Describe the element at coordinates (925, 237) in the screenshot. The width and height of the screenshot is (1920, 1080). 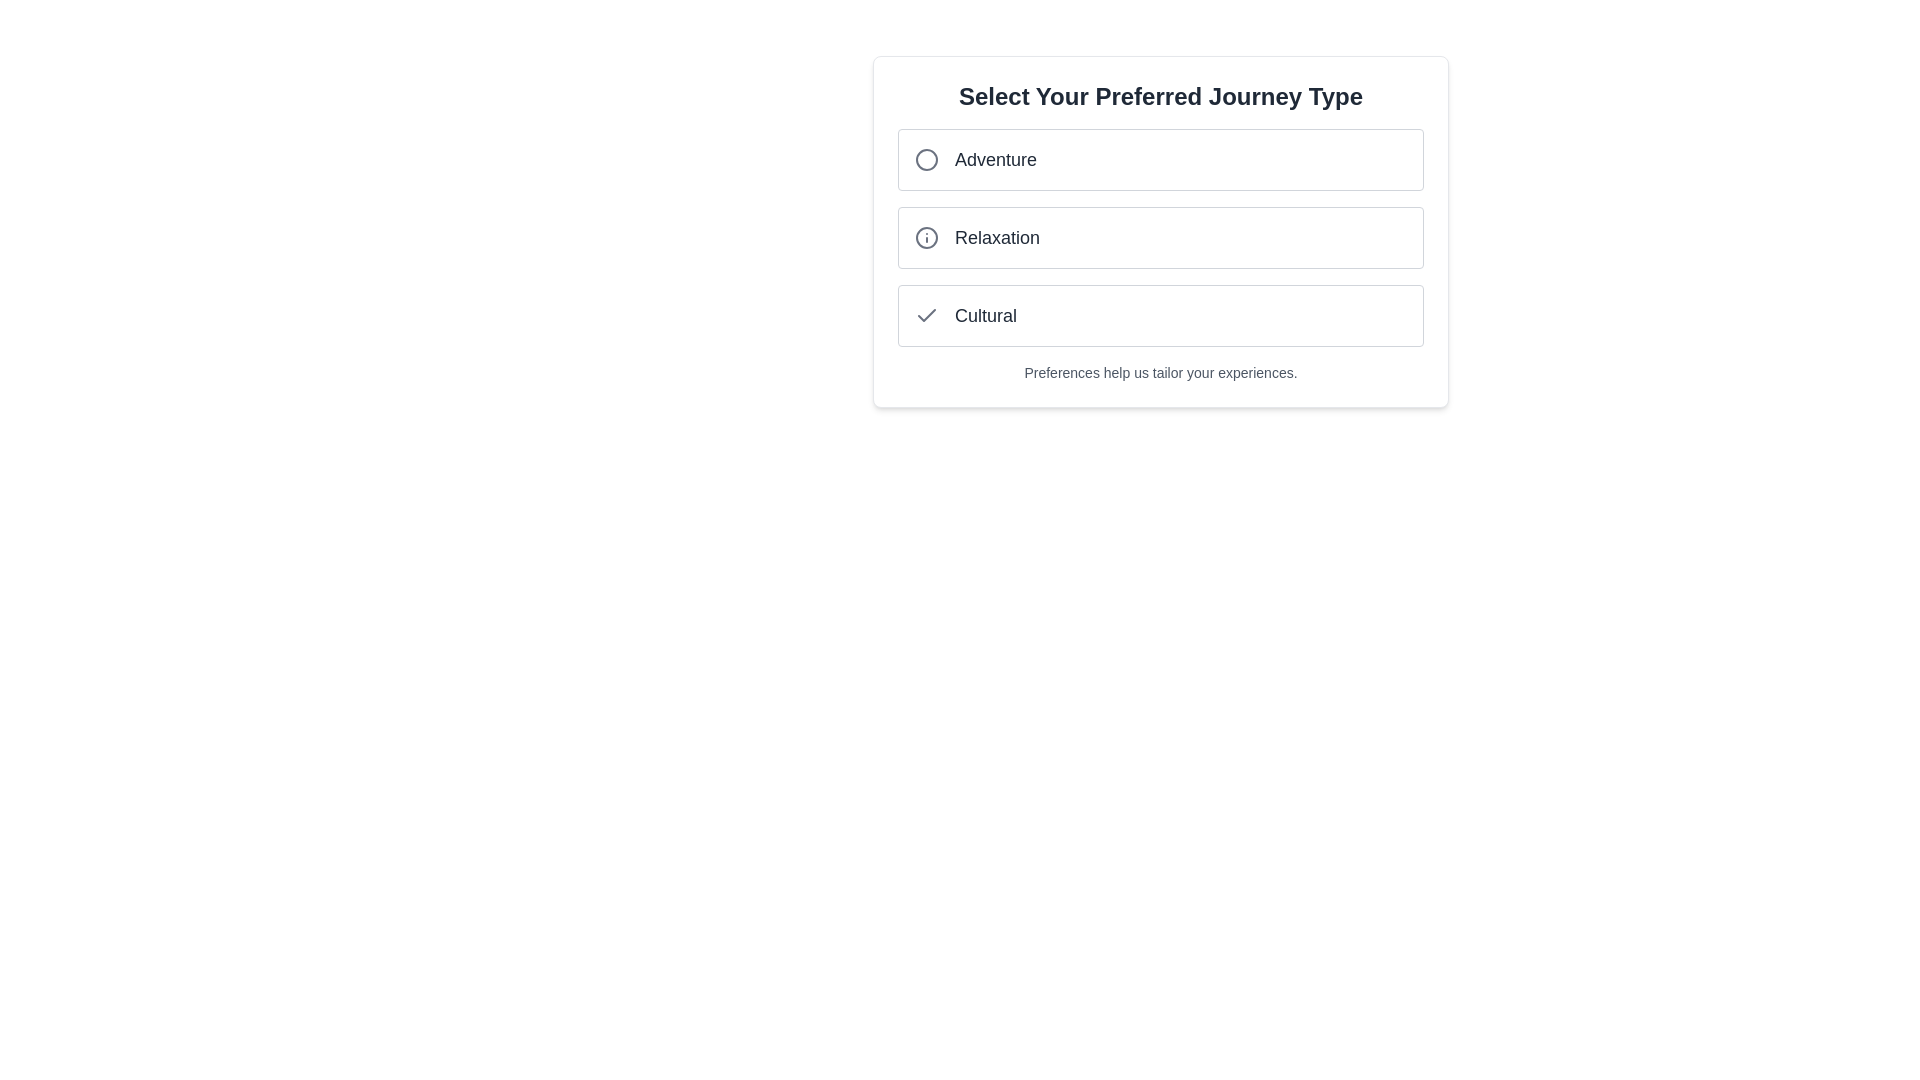
I see `the circular outlined info icon located to the left of the 'Relaxation' text within the second selection card` at that location.